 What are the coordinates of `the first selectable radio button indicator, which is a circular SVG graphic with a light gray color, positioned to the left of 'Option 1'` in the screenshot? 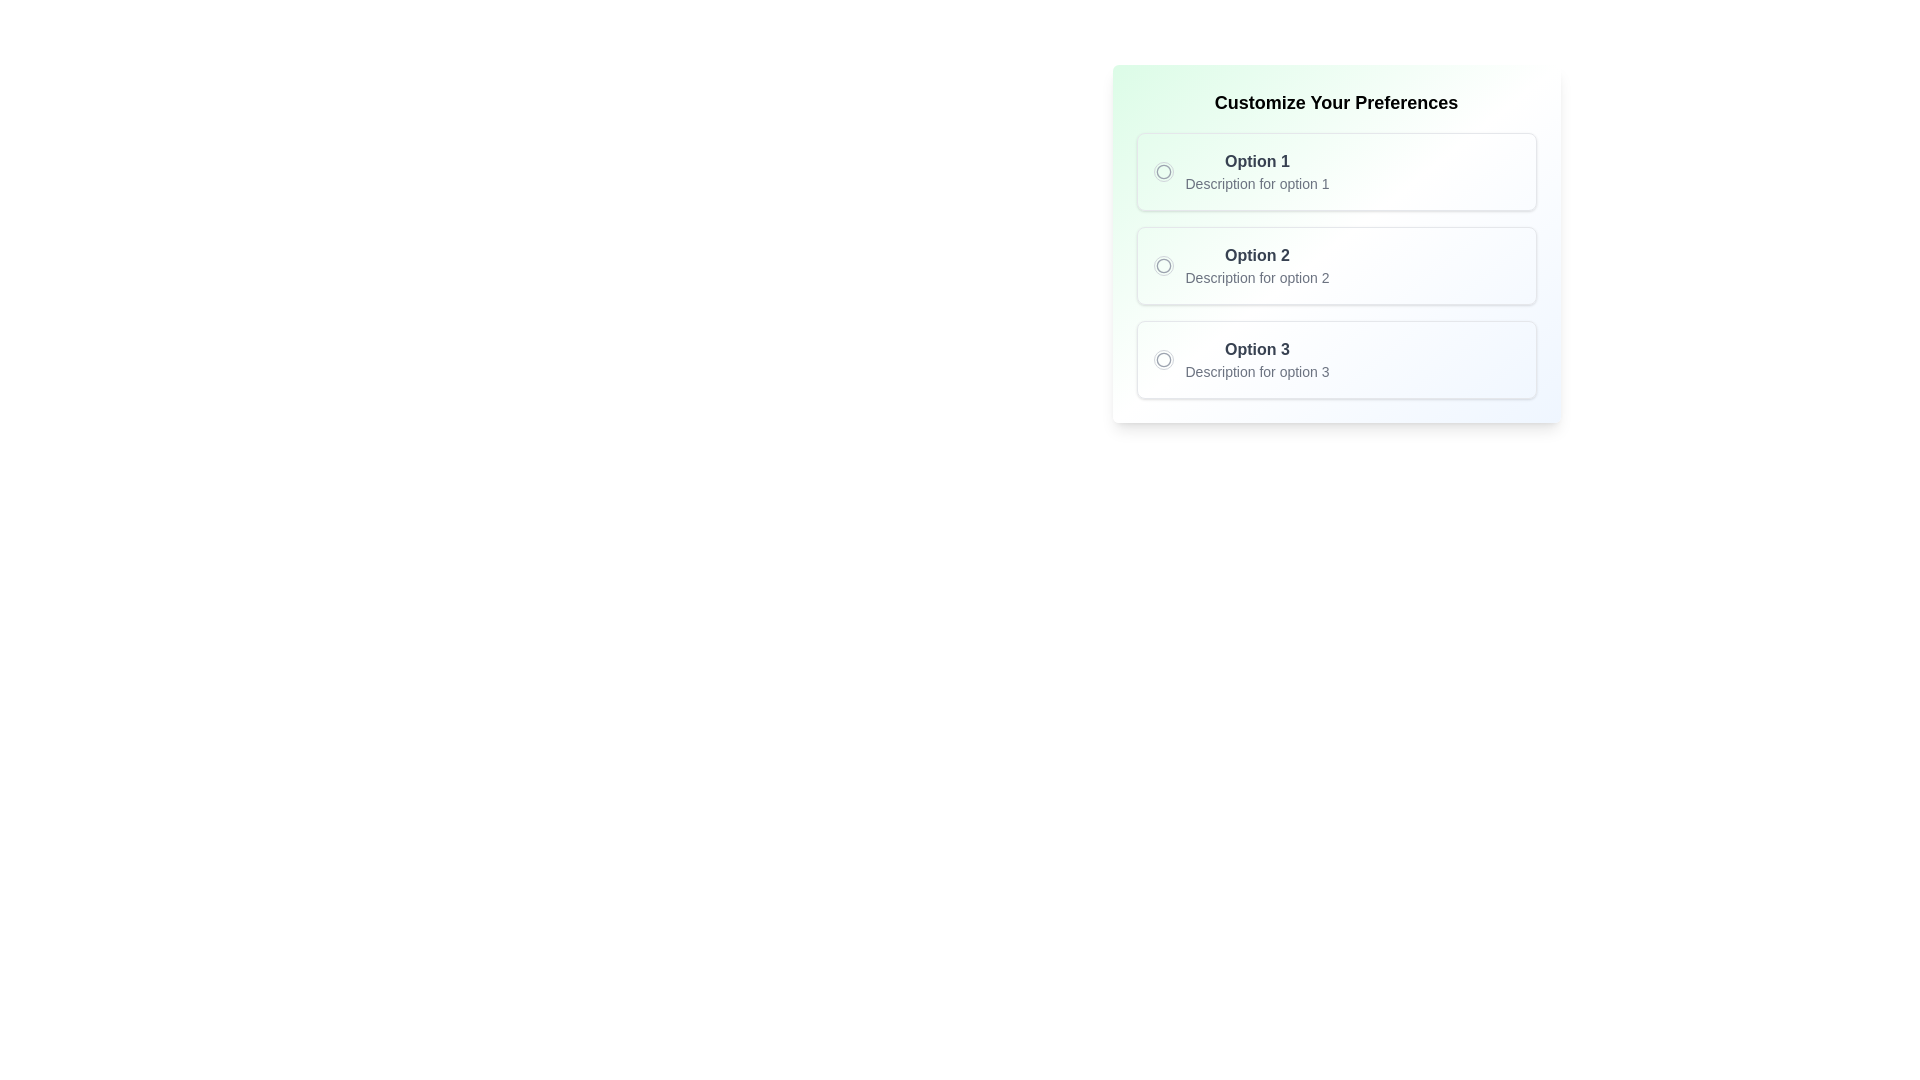 It's located at (1163, 171).